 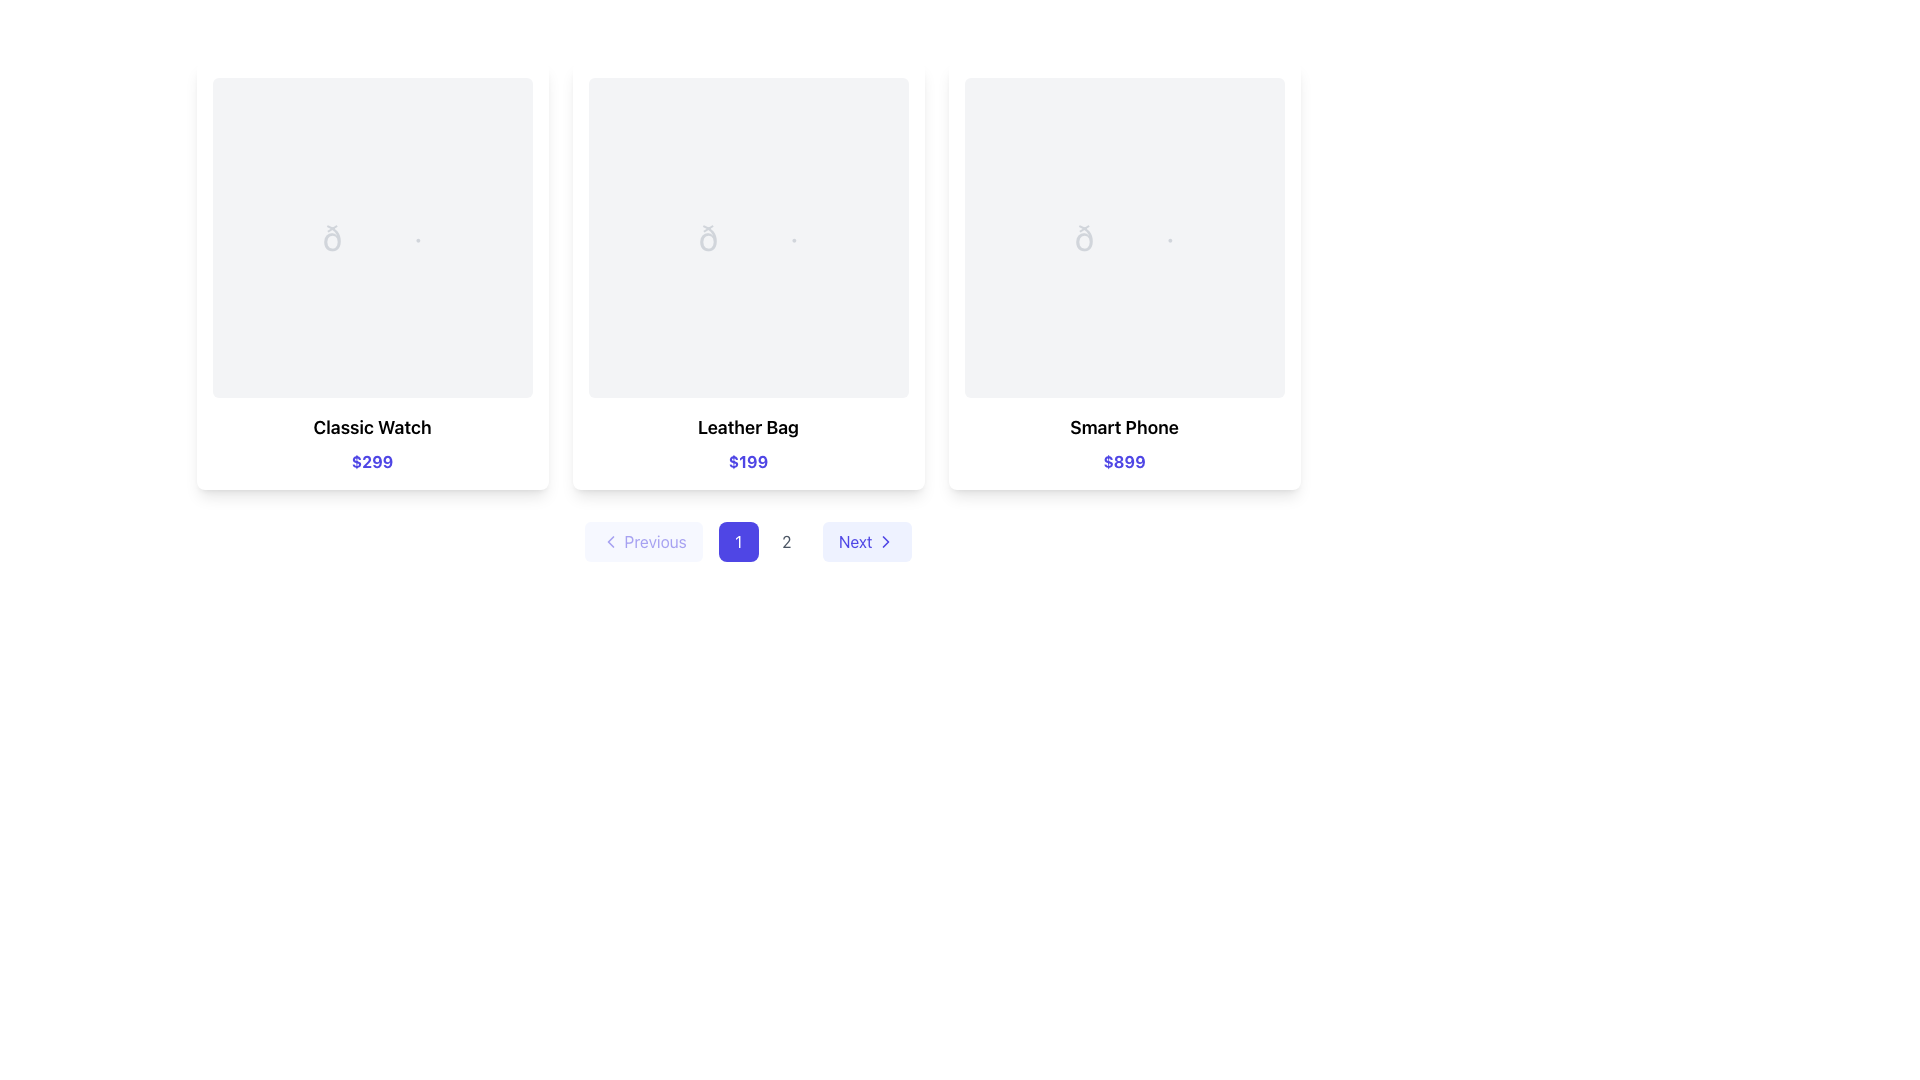 What do you see at coordinates (372, 427) in the screenshot?
I see `text label located centrally at the bottom of the product card, positioned above the price '$299' and below the image placeholder, for product identification` at bounding box center [372, 427].